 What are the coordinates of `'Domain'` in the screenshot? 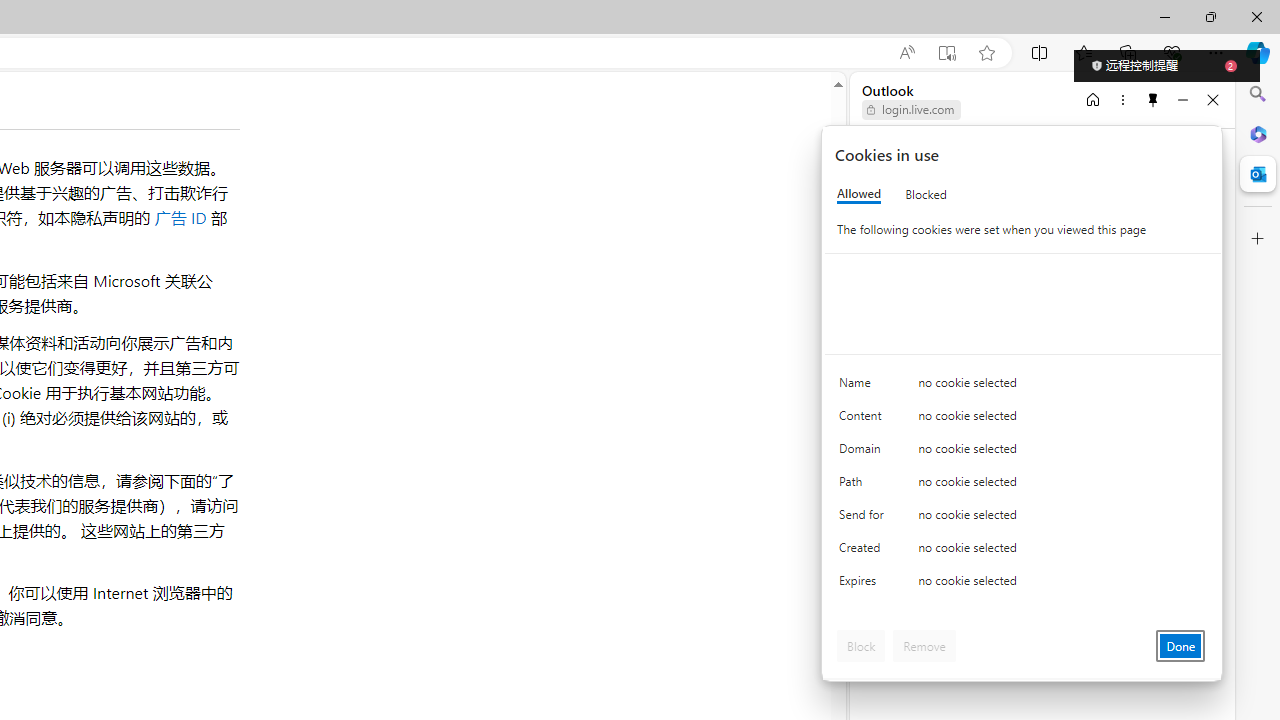 It's located at (865, 453).